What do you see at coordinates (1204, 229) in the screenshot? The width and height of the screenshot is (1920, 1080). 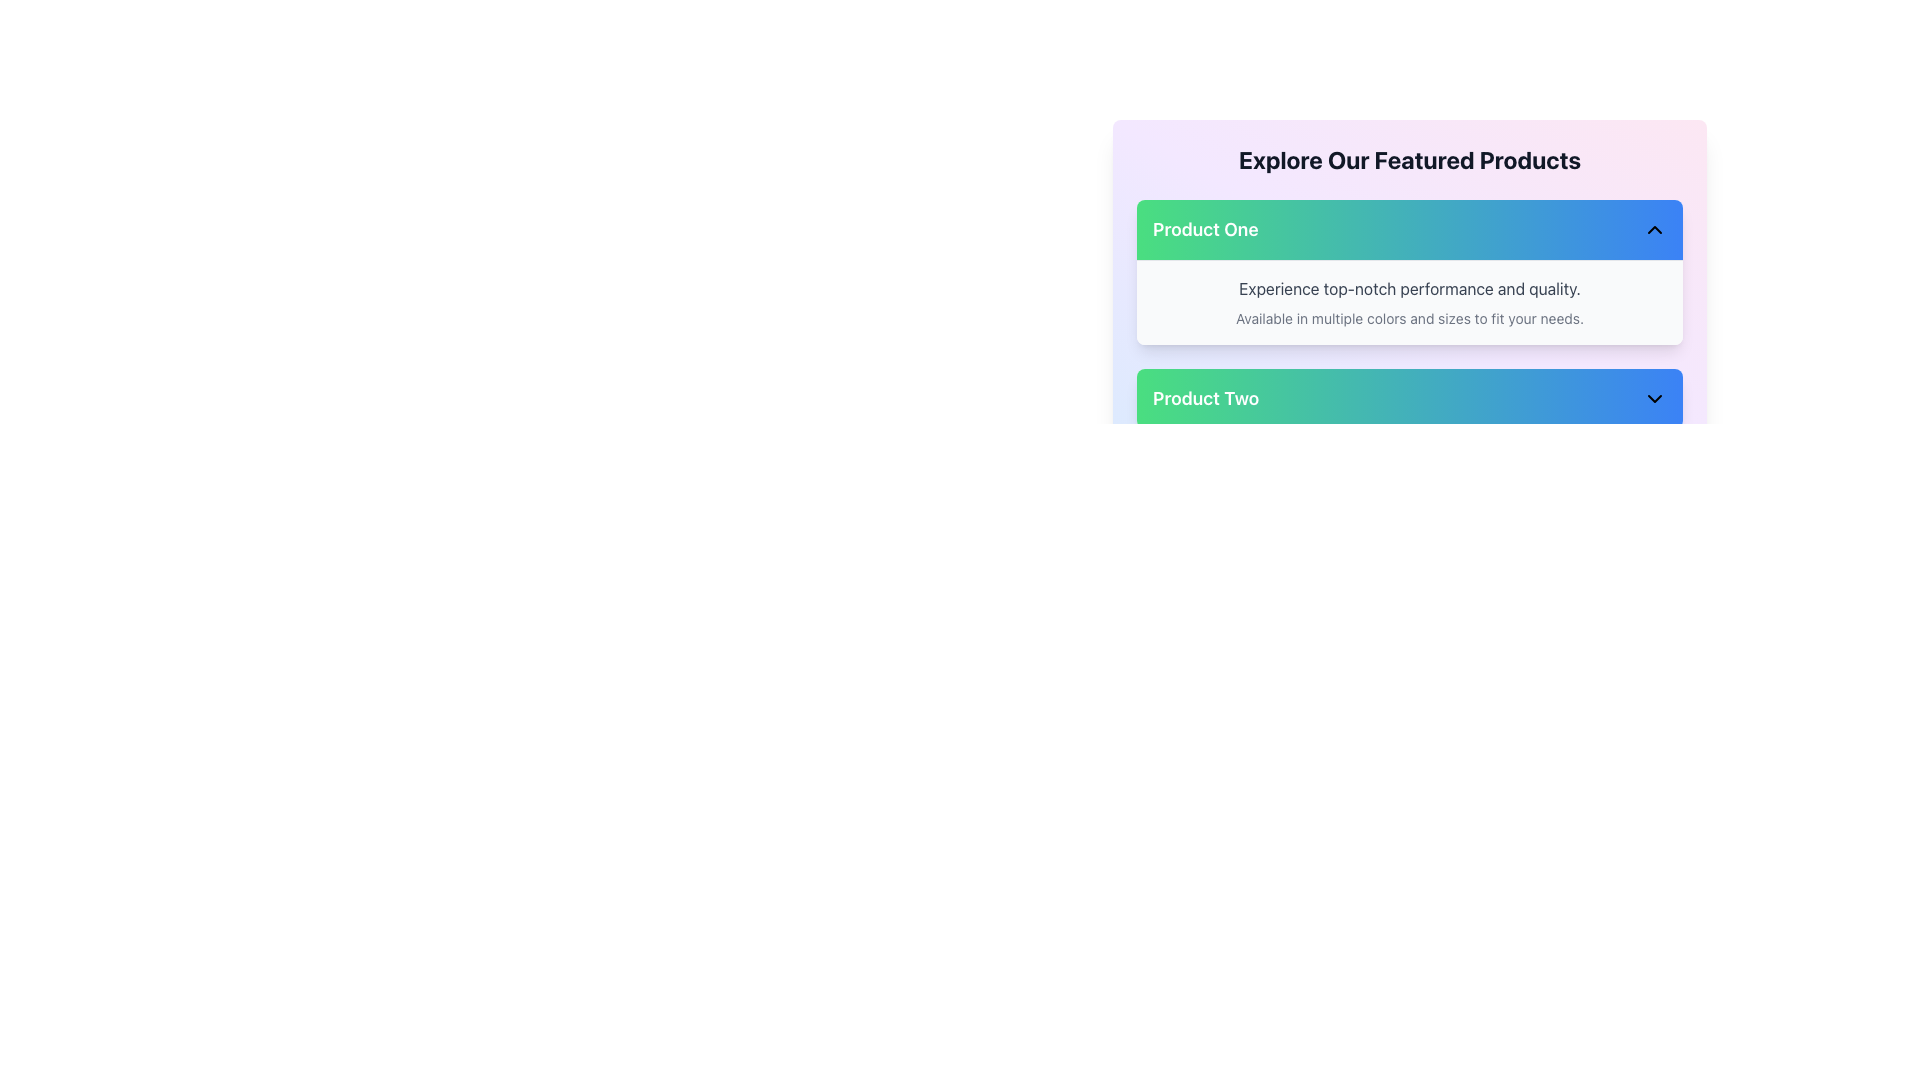 I see `text of the 'Product One' label displayed in bold white font against a gradient background` at bounding box center [1204, 229].